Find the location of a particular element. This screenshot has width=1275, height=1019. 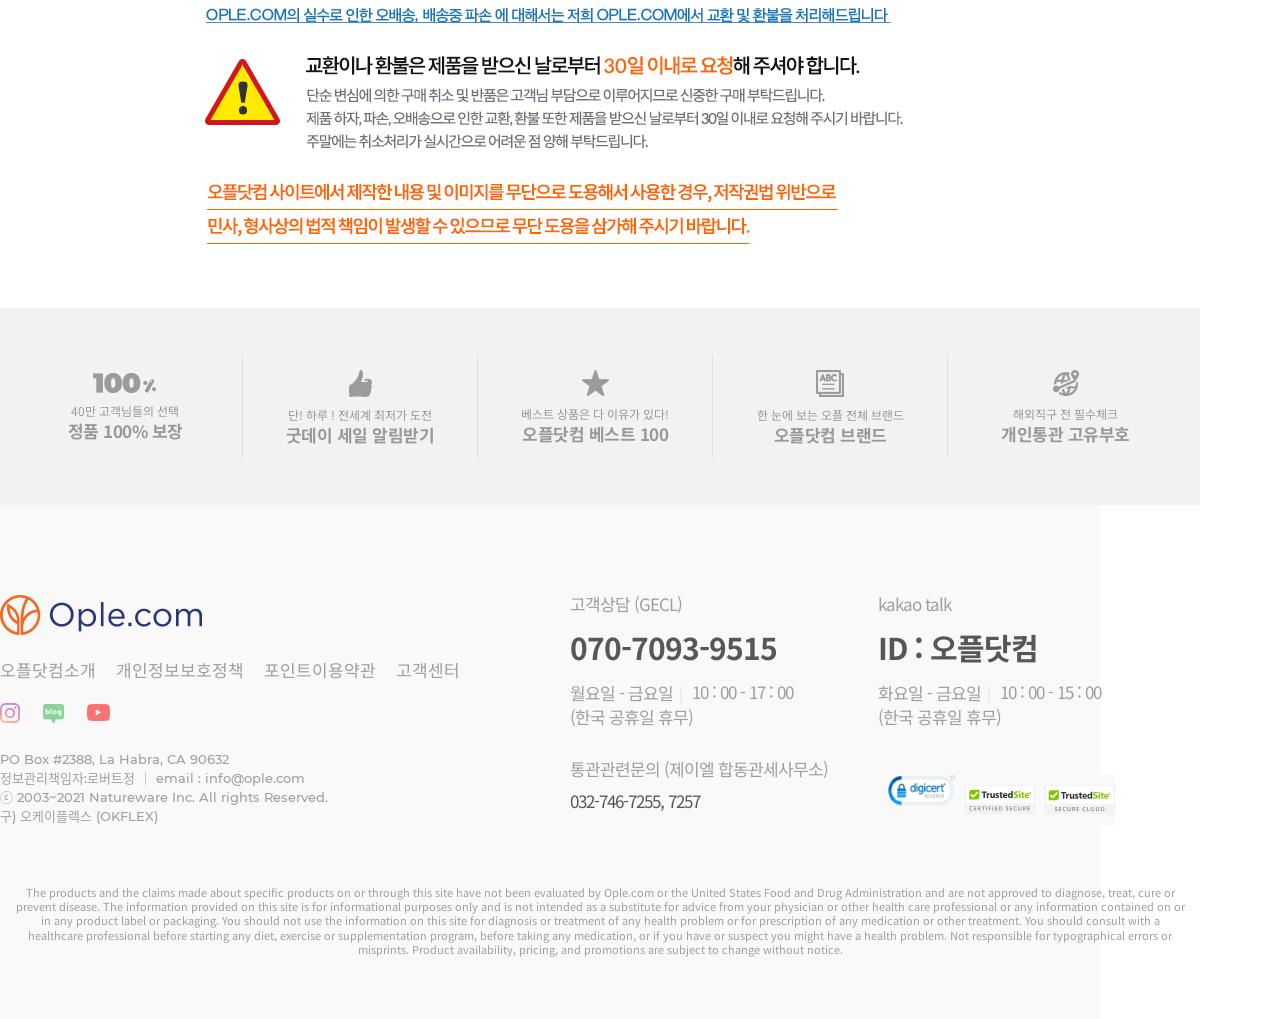

'The products and the claims made about specific products on or through this site have not been evaluated by Ople.com or the United States Food and Drug Administration and are not approved to diagnose, treat, cure or prevent disease.
            The information provided on this site is for informational purposes only and is not intended as a substitute for advice from your physician or other health care professional or any information contained on or in any product label or packaging.
            You should not use the information on this site for diagnosis or treatment of any health problem or for prescription of any medication or other treatment.
            You should consult with a healthcare professional before starting any diet, exercise or supplementation program, before taking any medication, or if you have or suspect you might have a health problem.
            Not responsible for typographical errors or misprints. Product availability, pricing, and promotions are subject to change without notice.' is located at coordinates (599, 919).